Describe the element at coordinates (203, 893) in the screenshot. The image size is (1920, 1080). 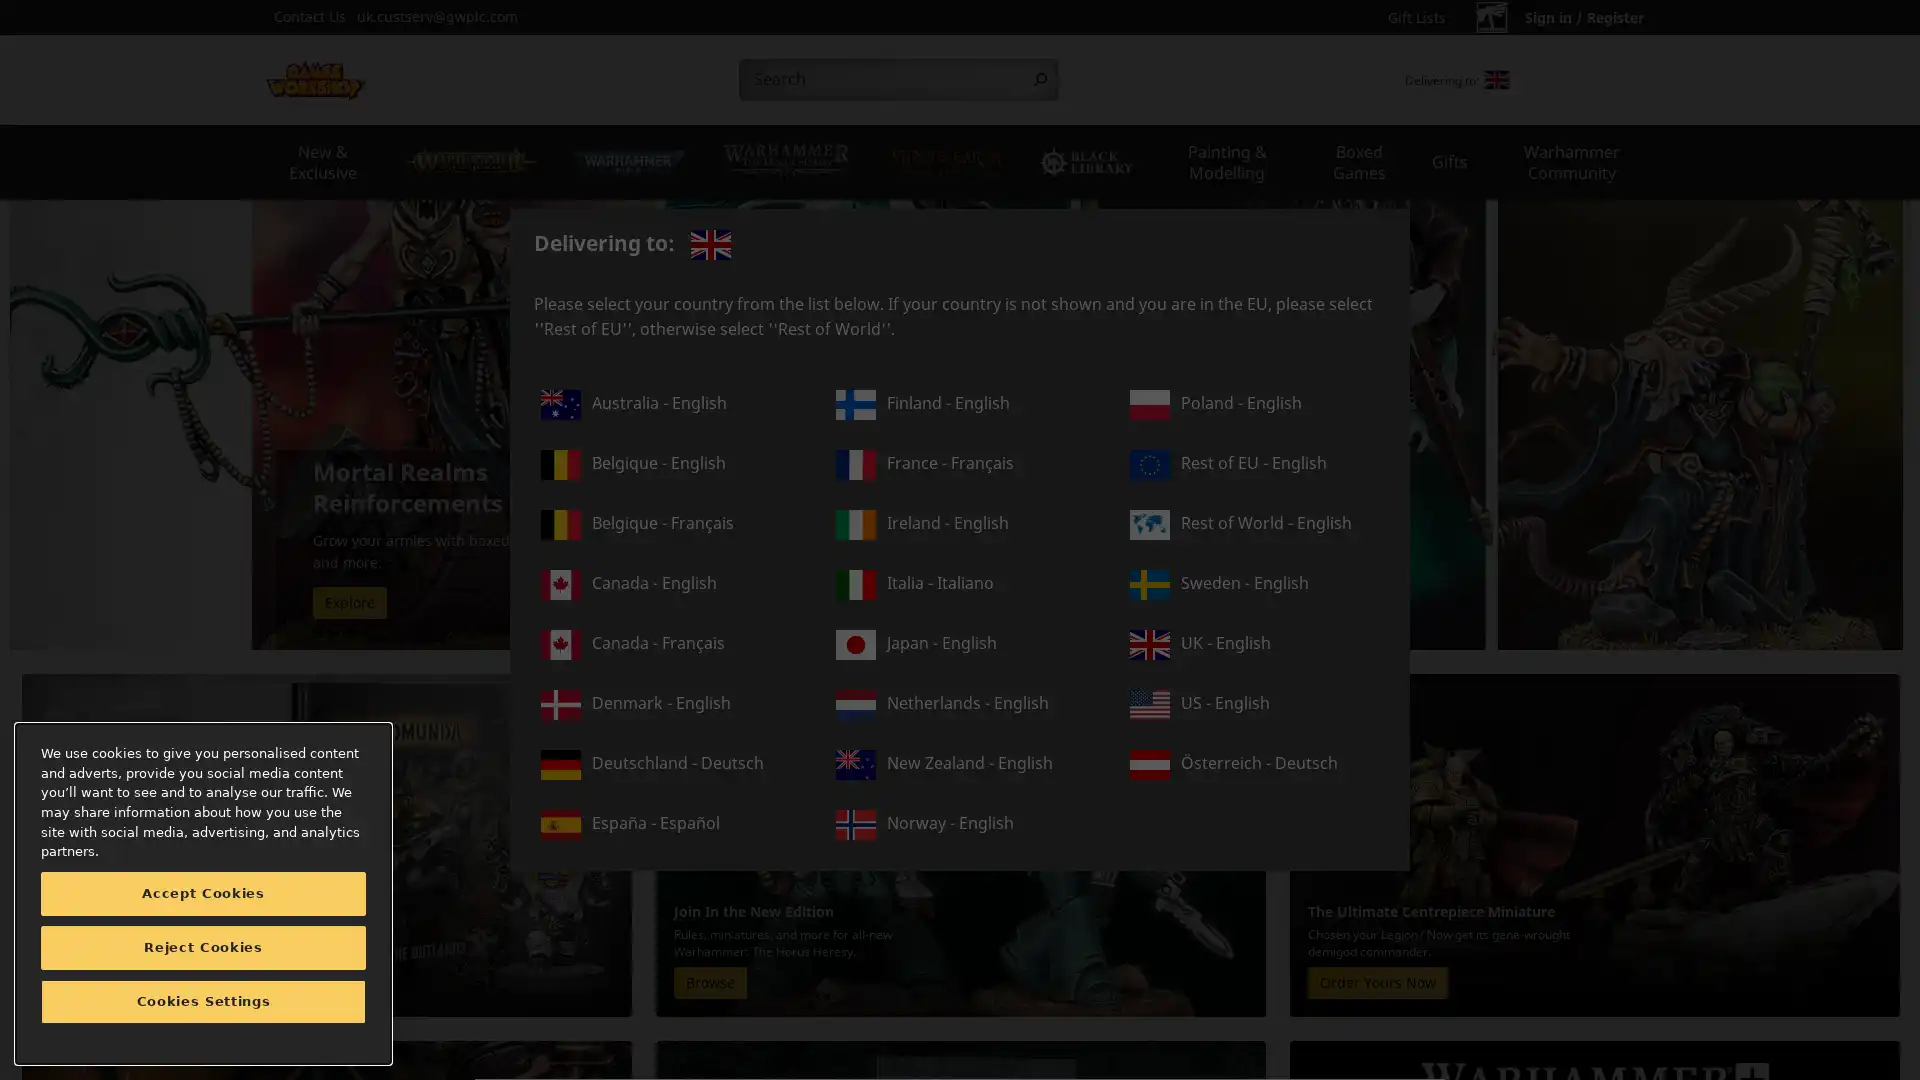
I see `Accept Cookies` at that location.